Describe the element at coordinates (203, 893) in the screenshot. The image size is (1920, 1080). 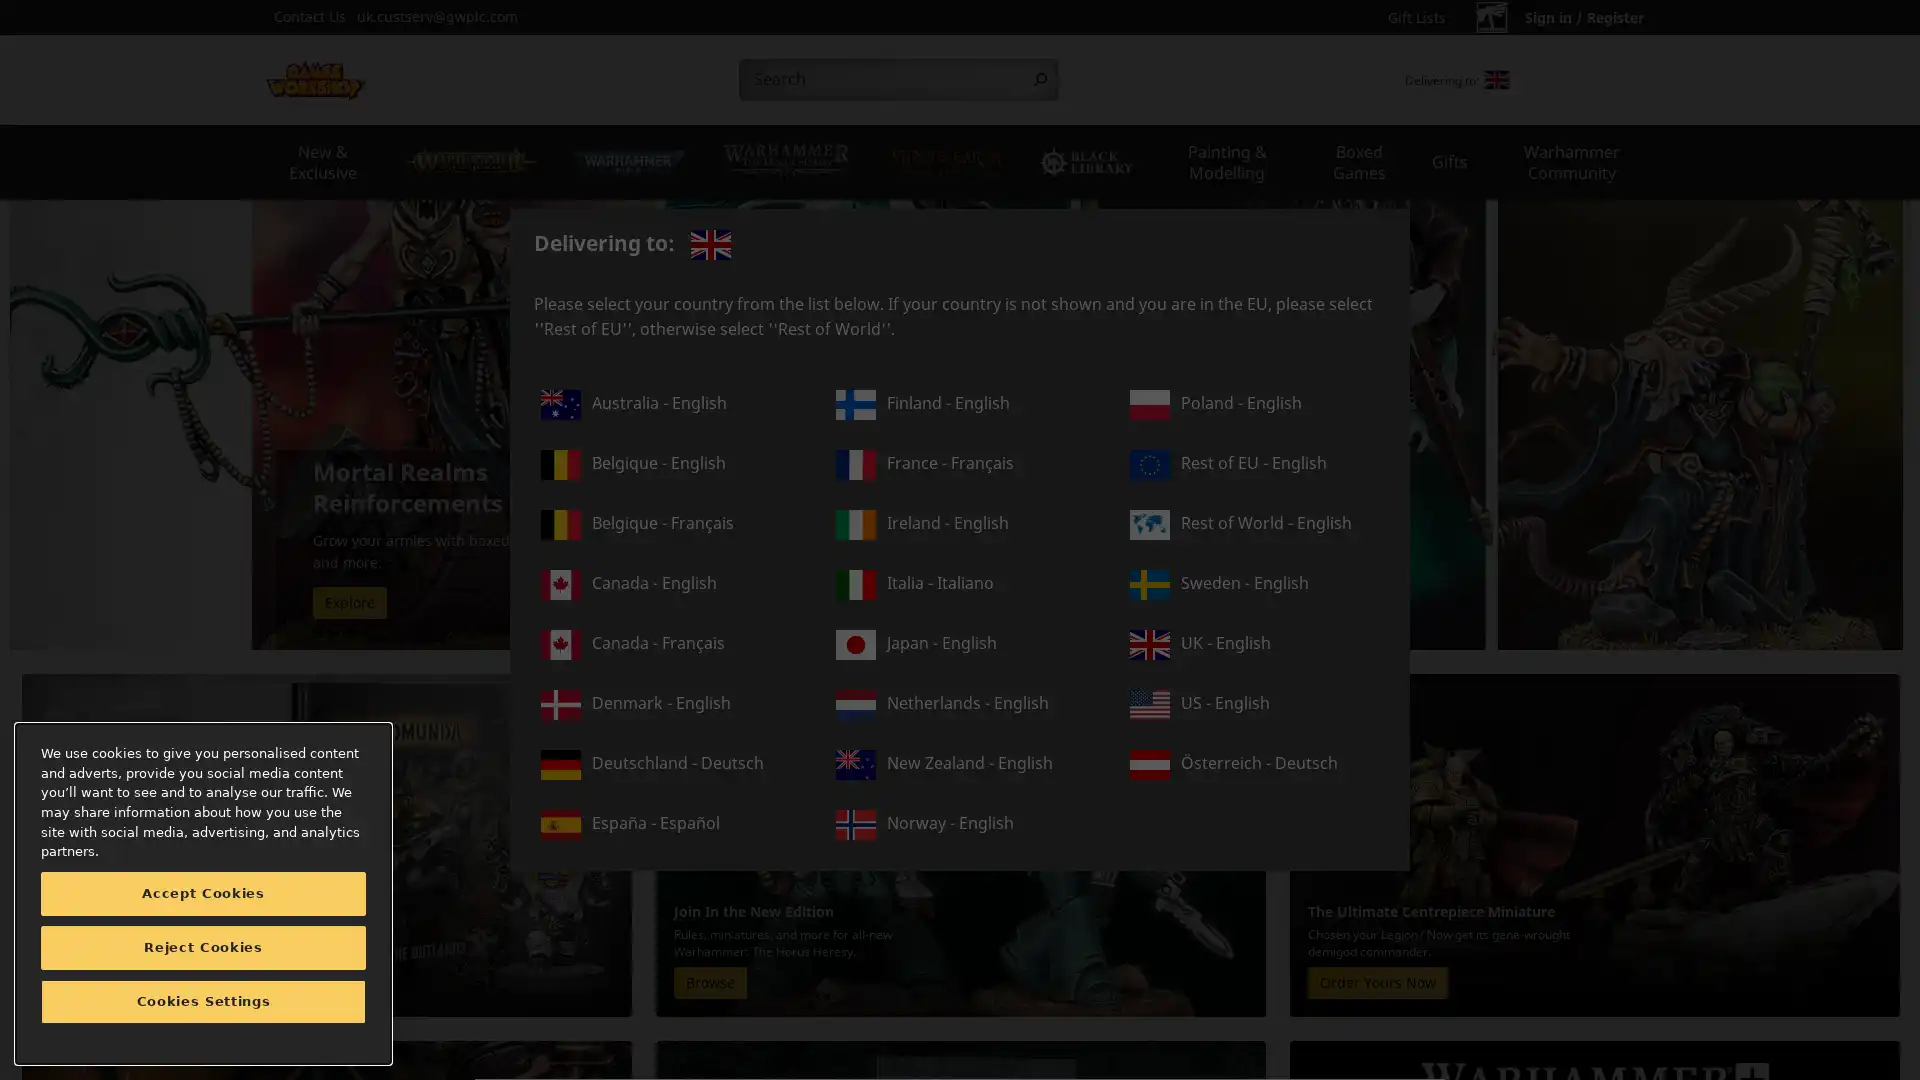
I see `Accept Cookies` at that location.